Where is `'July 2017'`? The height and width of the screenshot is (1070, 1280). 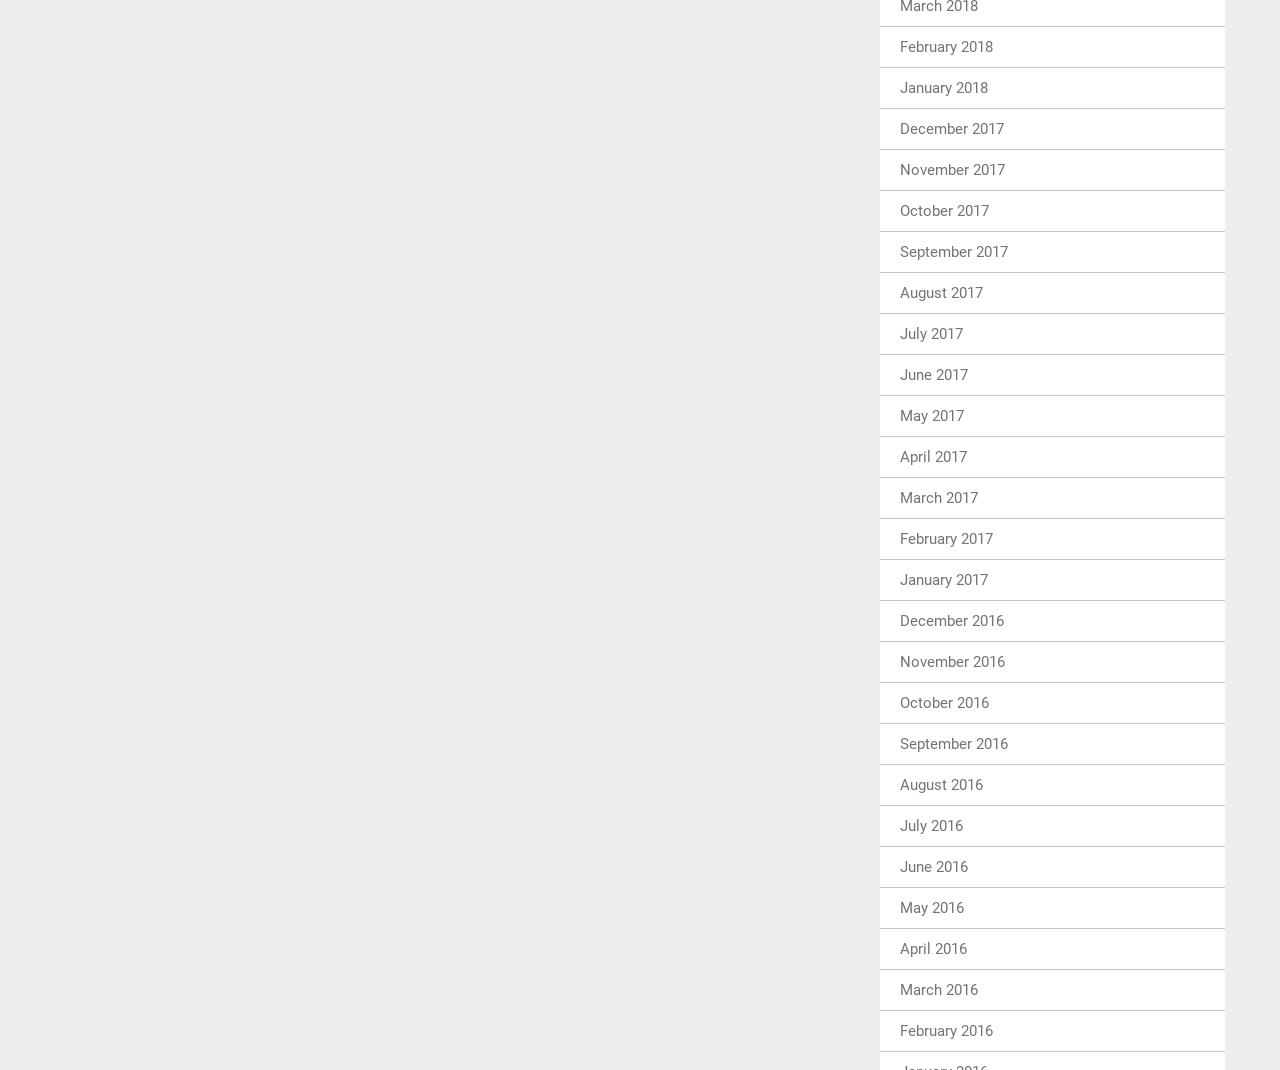
'July 2017' is located at coordinates (930, 332).